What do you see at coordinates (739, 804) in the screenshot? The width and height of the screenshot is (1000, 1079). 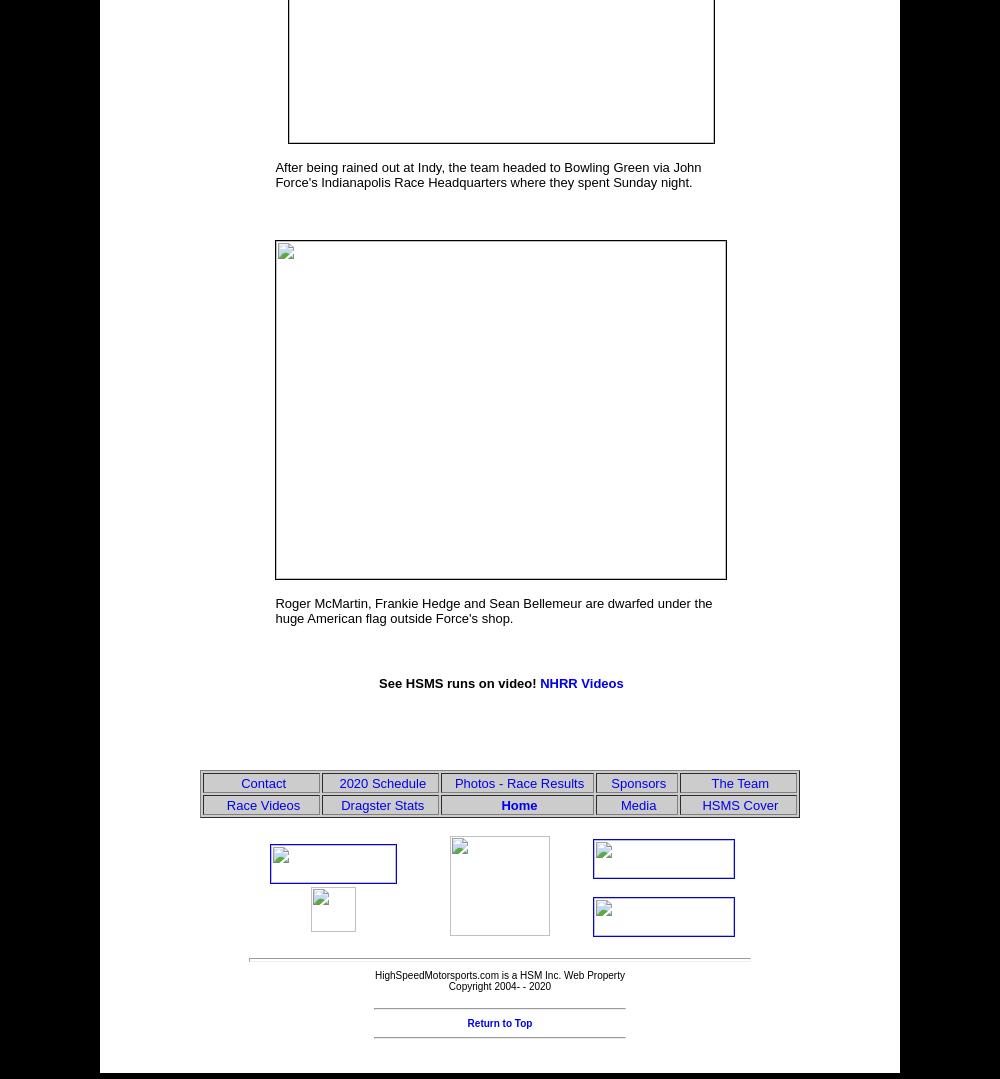 I see `'HSMS
    Cover'` at bounding box center [739, 804].